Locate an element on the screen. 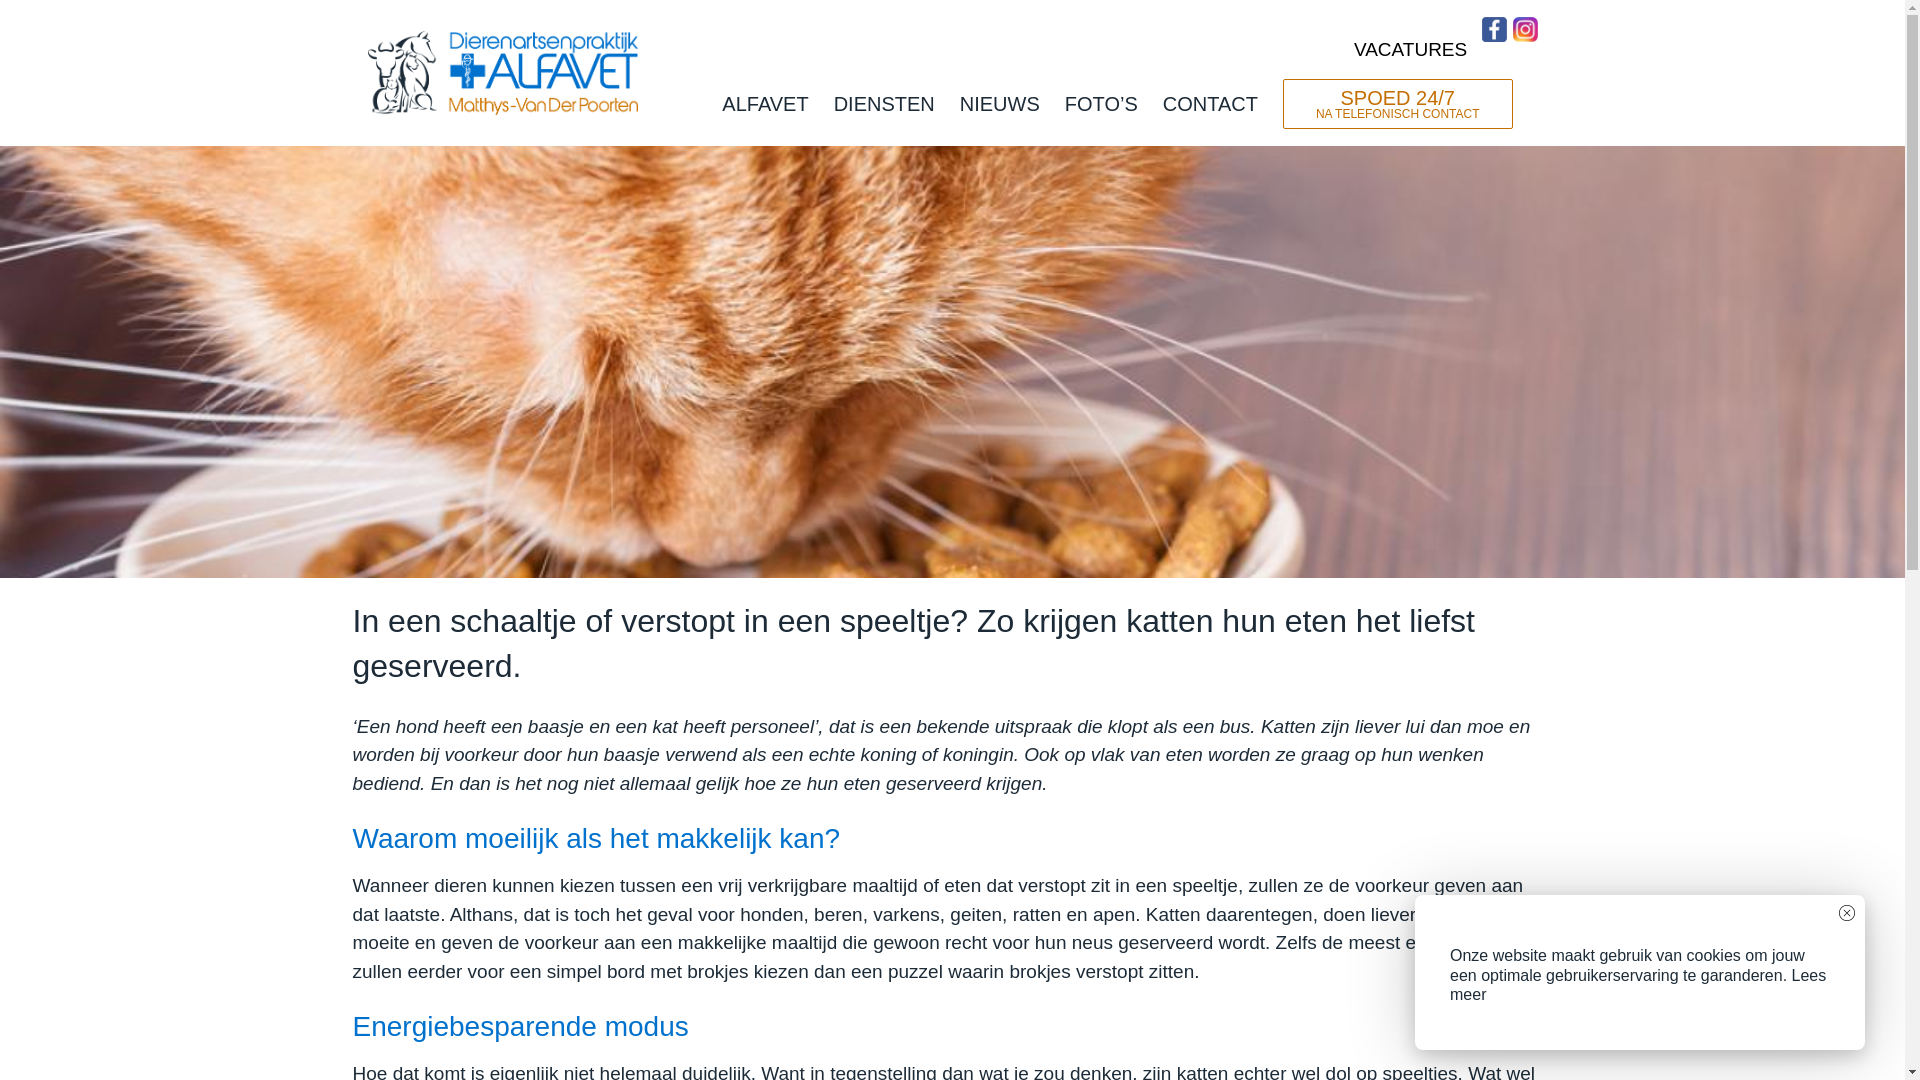 The image size is (1920, 1080). 'SPOED 24/7 is located at coordinates (1396, 104).